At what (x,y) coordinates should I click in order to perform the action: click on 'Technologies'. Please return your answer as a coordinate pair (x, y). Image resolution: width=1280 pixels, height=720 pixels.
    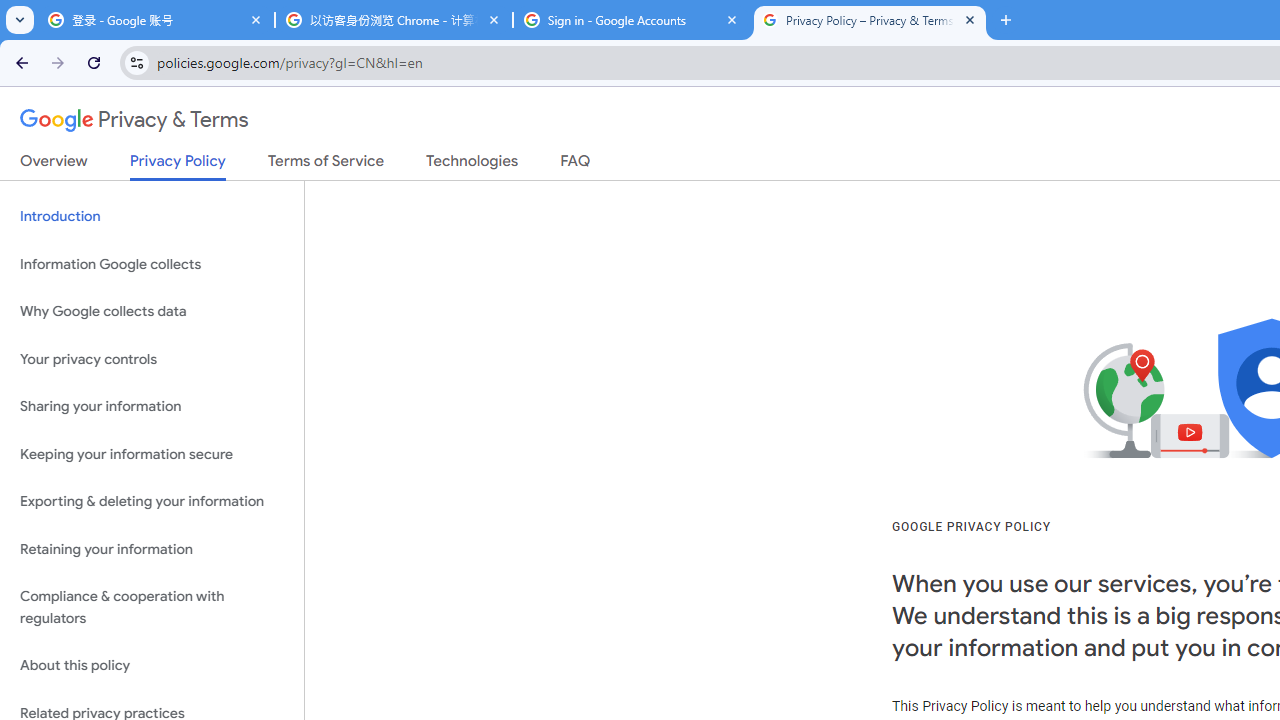
    Looking at the image, I should click on (471, 164).